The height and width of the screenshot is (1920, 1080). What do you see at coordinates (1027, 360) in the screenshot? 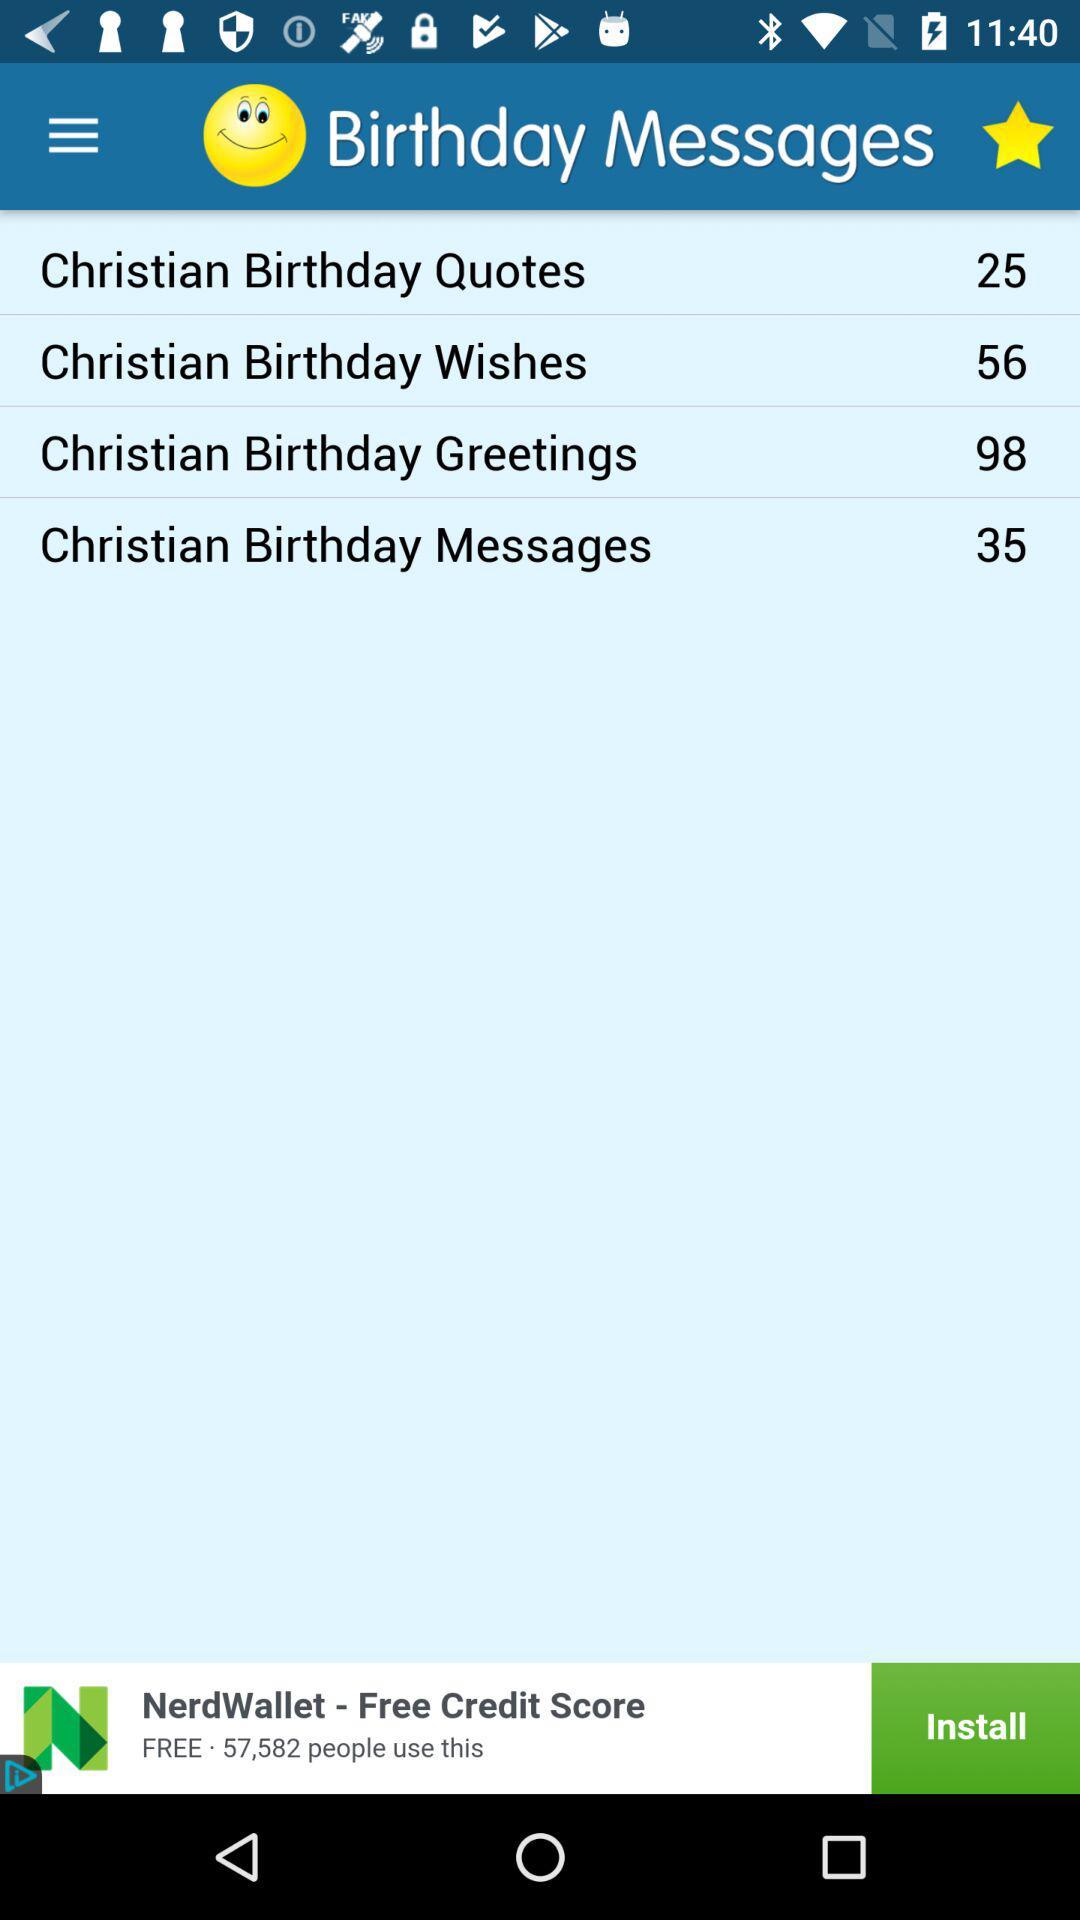
I see `the icon next to the christian birthday greetings` at bounding box center [1027, 360].